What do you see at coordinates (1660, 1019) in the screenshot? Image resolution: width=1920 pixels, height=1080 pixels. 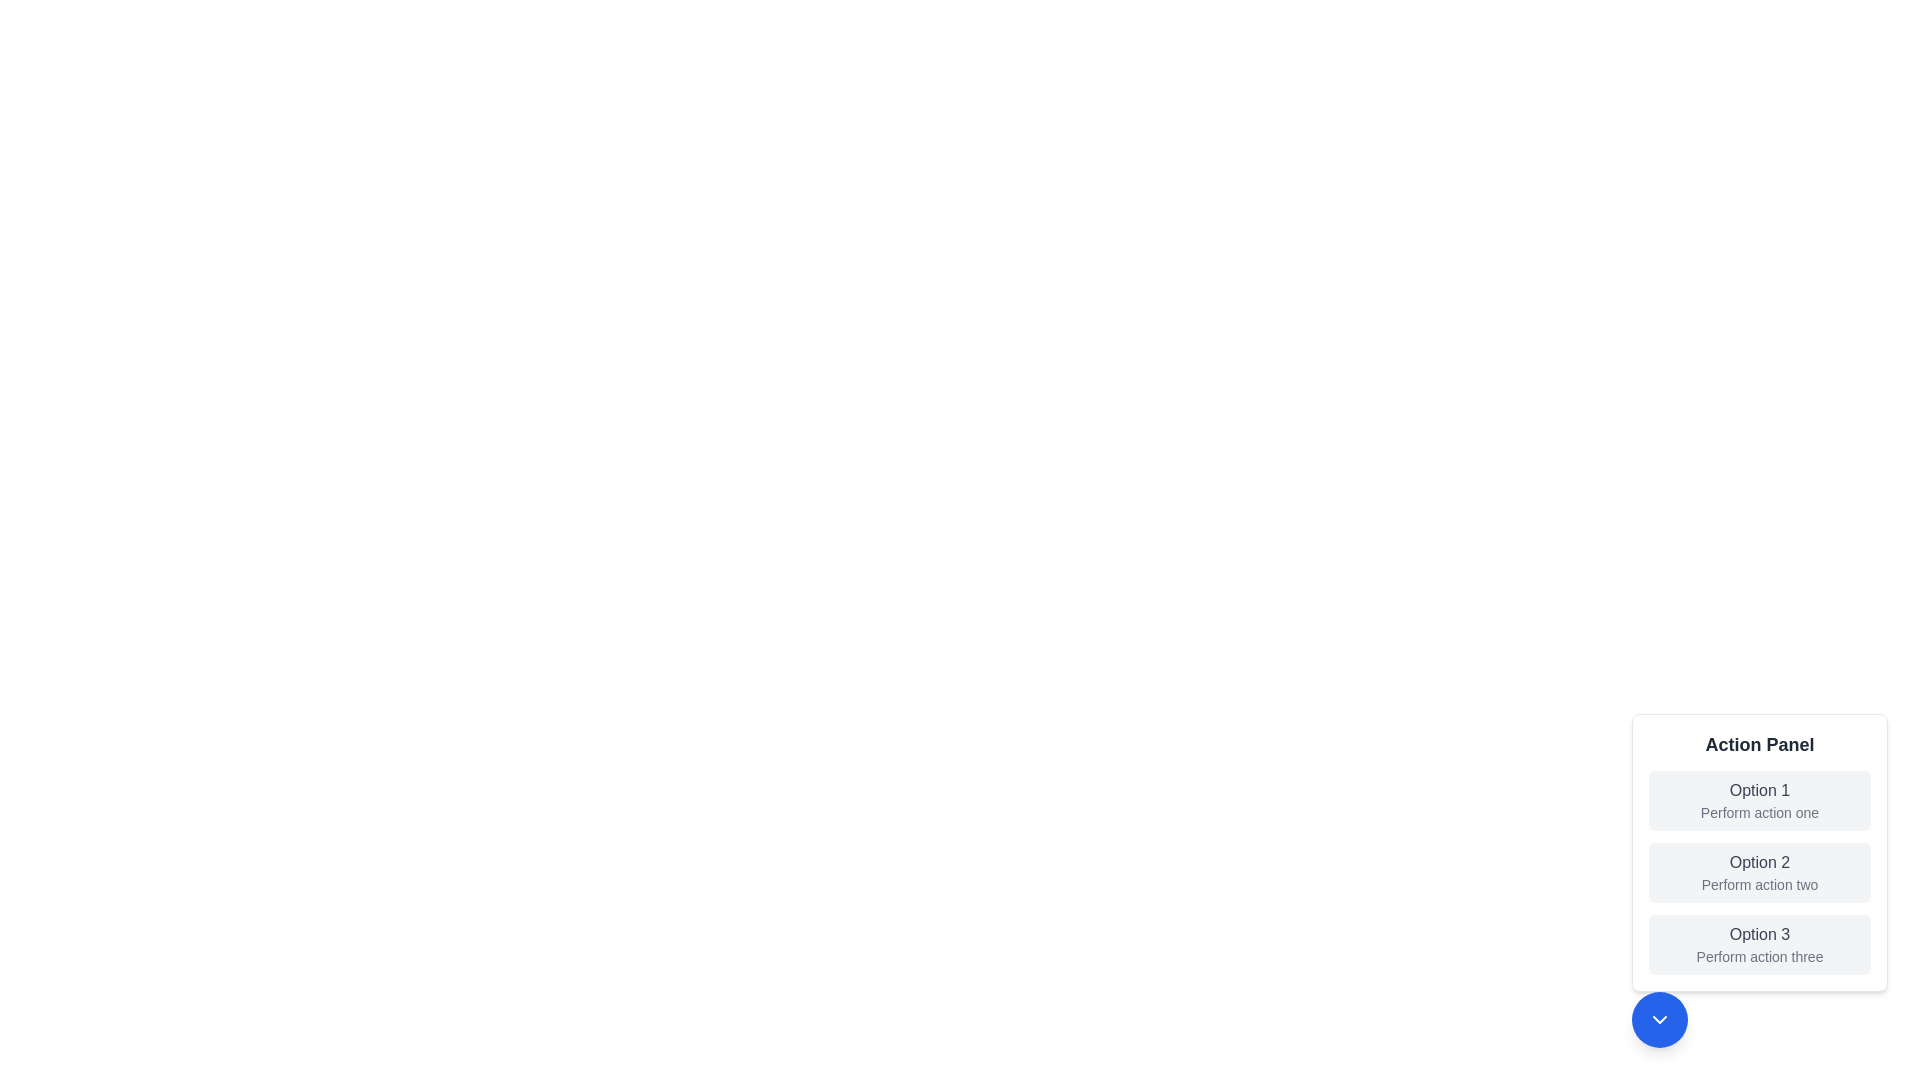 I see `the downward-facing chevron icon contained within the circular blue button located at the bottom-right region of the interface` at bounding box center [1660, 1019].